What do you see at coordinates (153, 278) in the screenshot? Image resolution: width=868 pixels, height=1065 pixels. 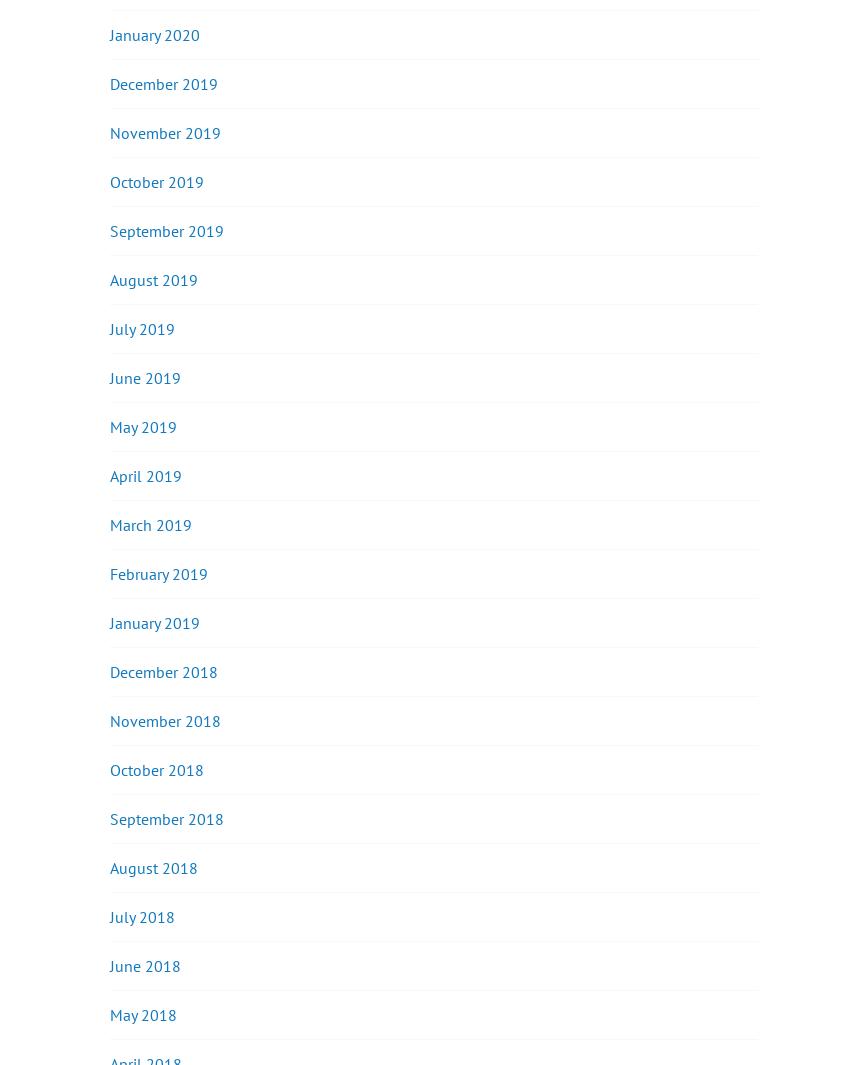 I see `'August 2019'` at bounding box center [153, 278].